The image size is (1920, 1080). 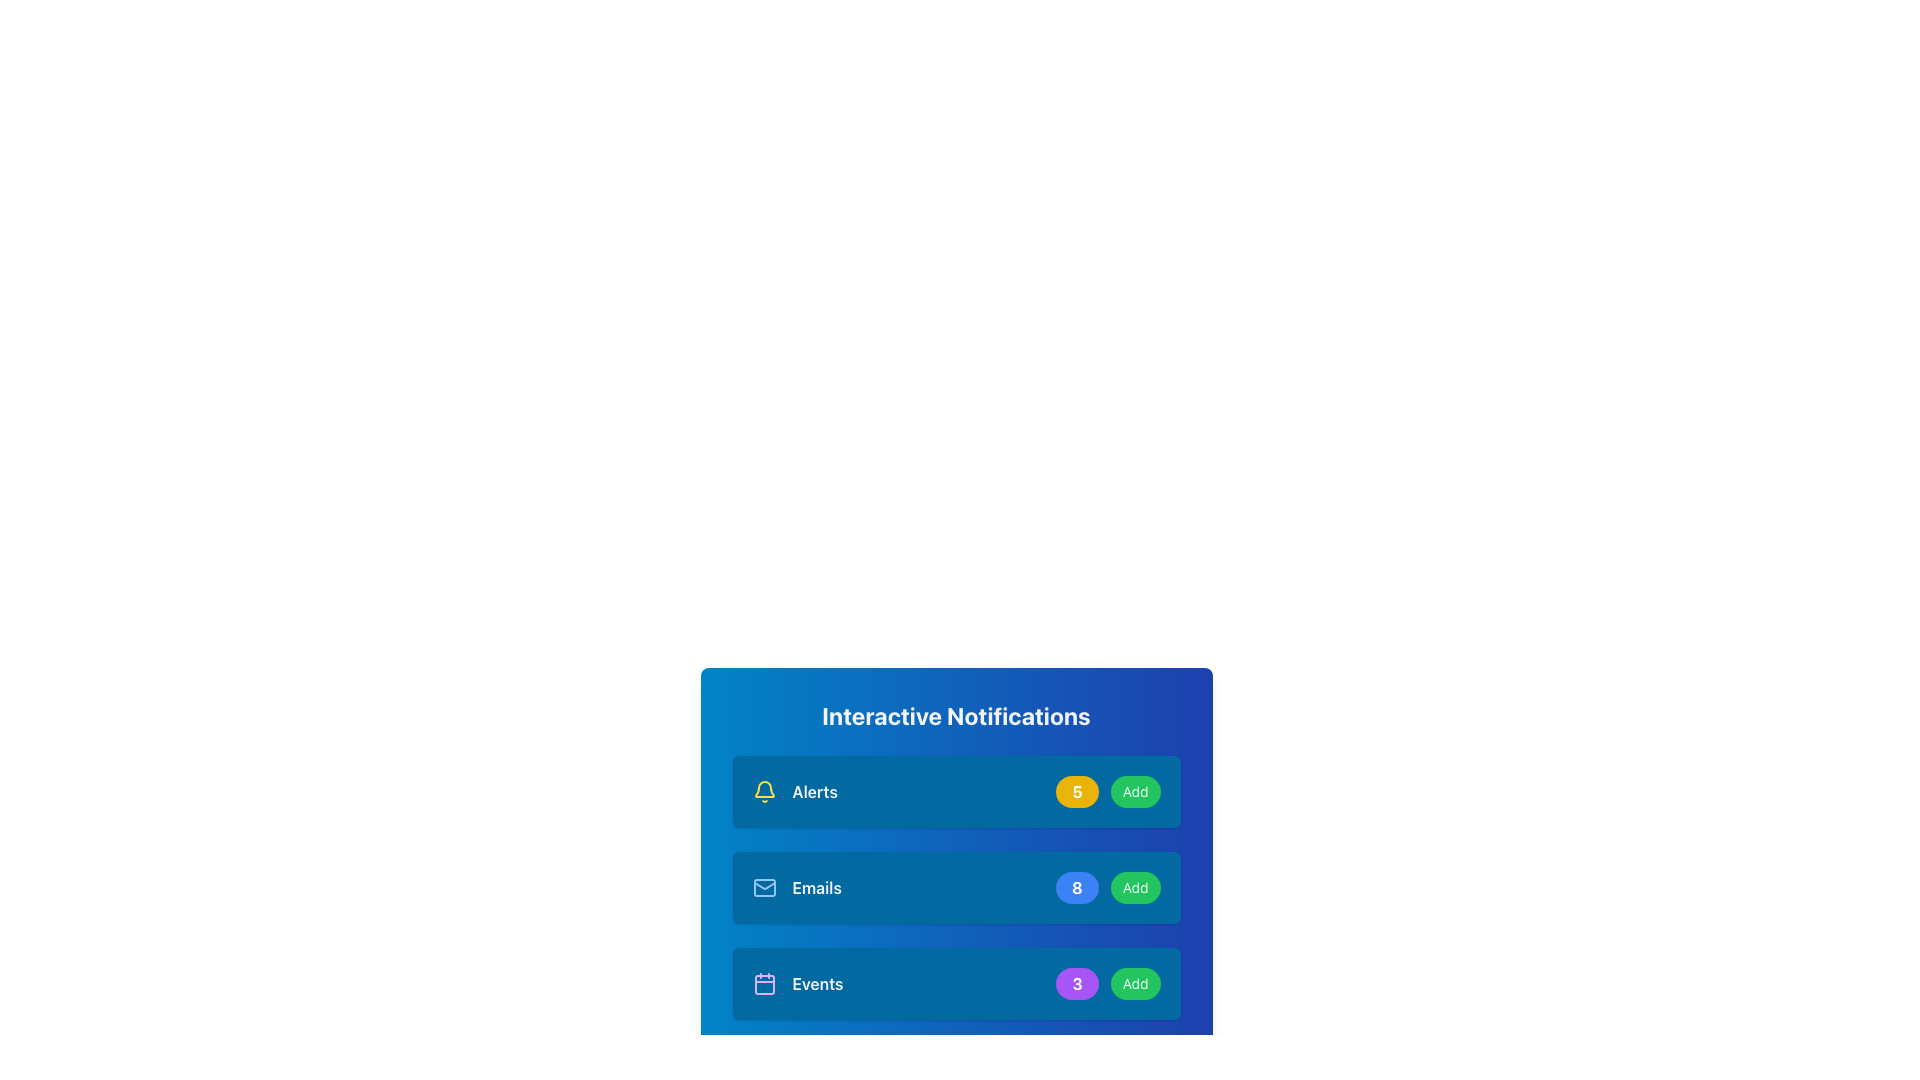 I want to click on the 'add' button located in the last row of the list, positioned far right next to the purple circular element containing the number '3', so click(x=1135, y=982).